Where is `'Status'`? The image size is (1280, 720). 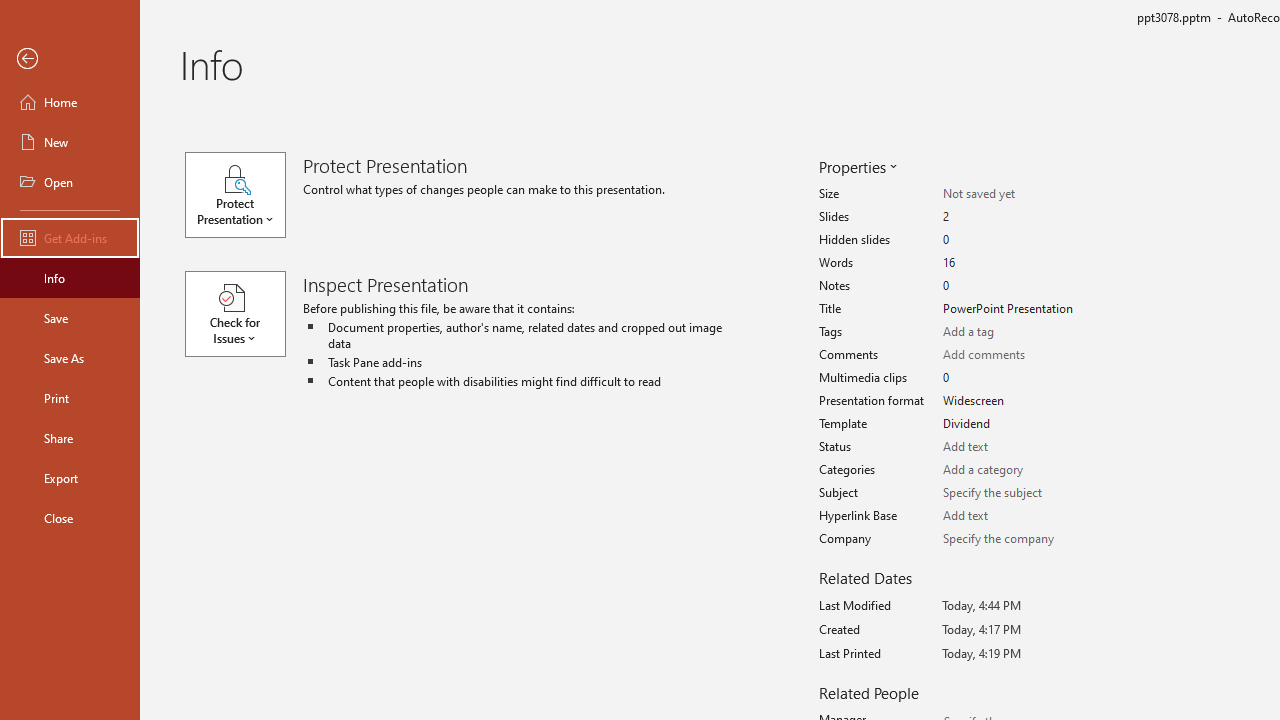
'Status' is located at coordinates (1012, 446).